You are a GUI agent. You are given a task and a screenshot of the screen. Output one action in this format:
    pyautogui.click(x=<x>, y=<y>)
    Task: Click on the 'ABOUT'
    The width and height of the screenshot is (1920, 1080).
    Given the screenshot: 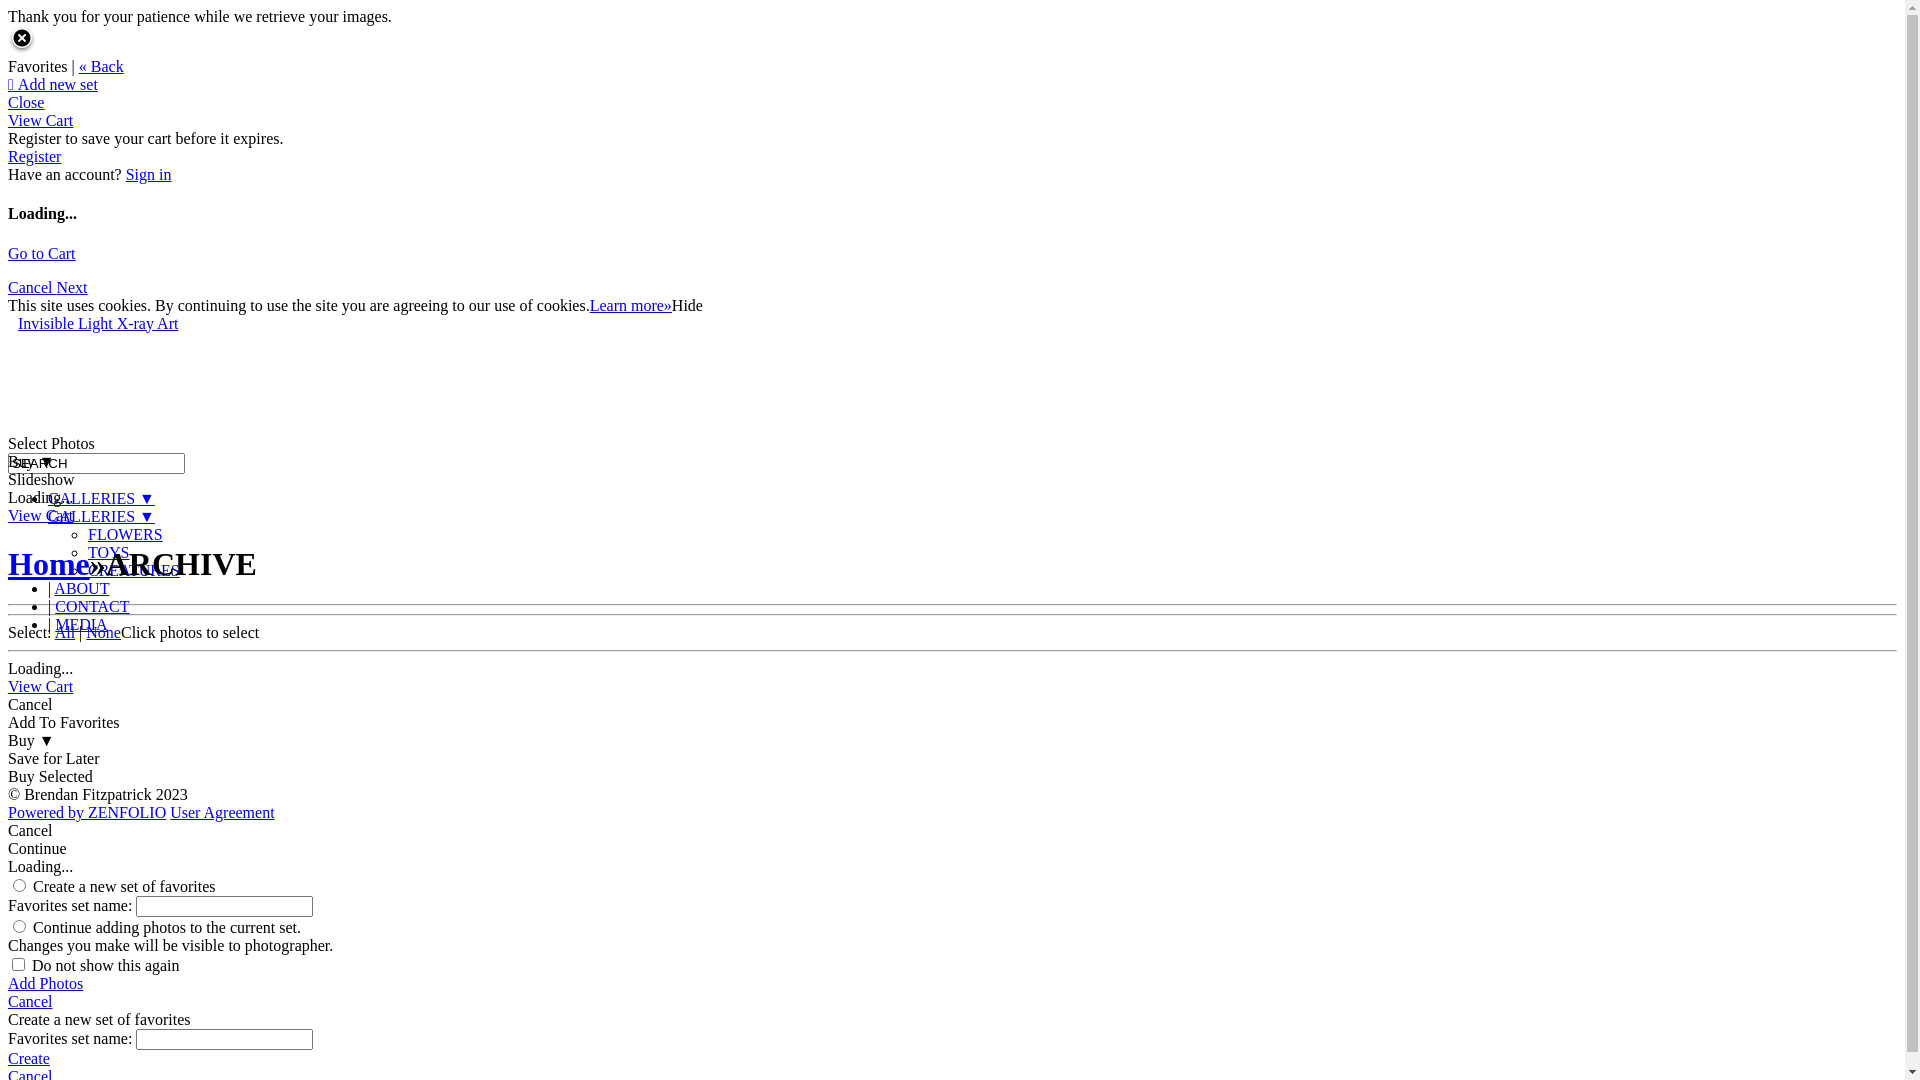 What is the action you would take?
    pyautogui.click(x=80, y=587)
    